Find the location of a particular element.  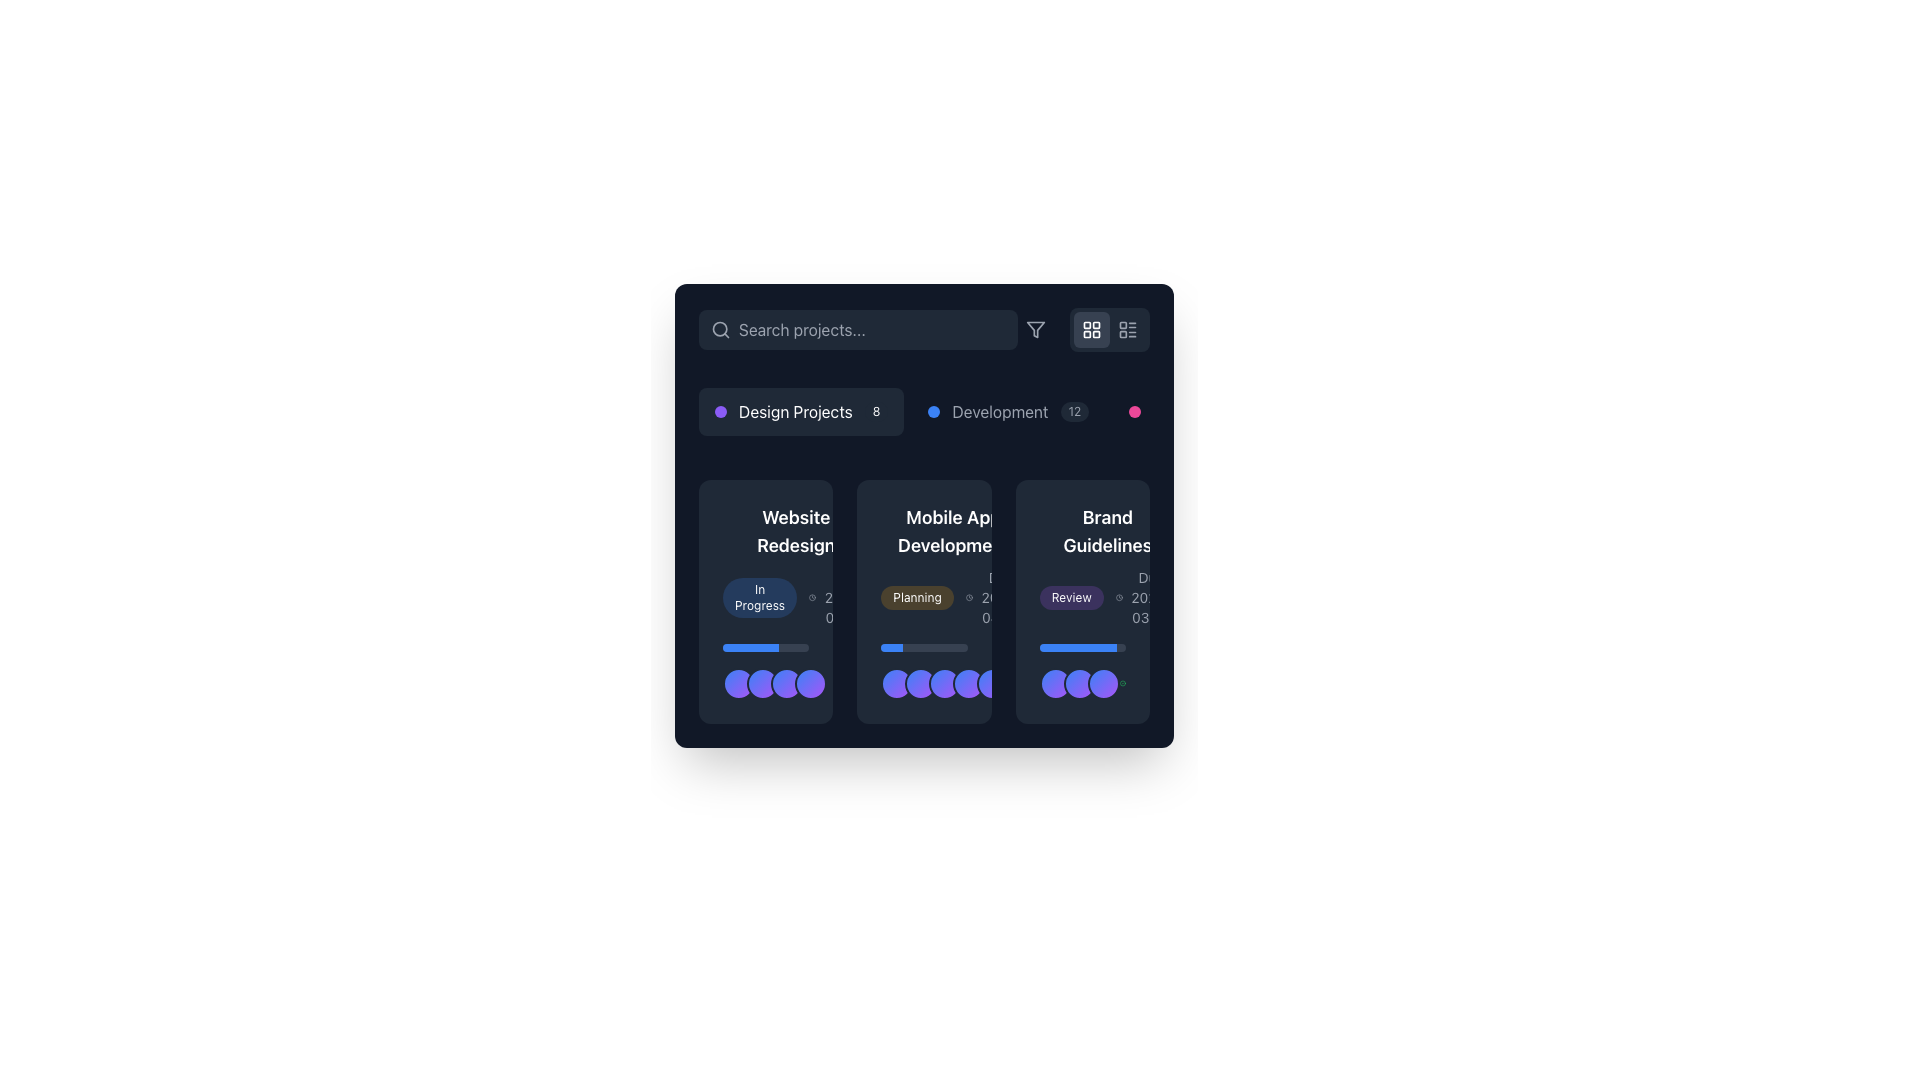

the 'Development' static text label, which is centrally positioned among its siblings, located to the right of a small circular indicator dot and to the left of another text element with the number '12' is located at coordinates (1000, 411).